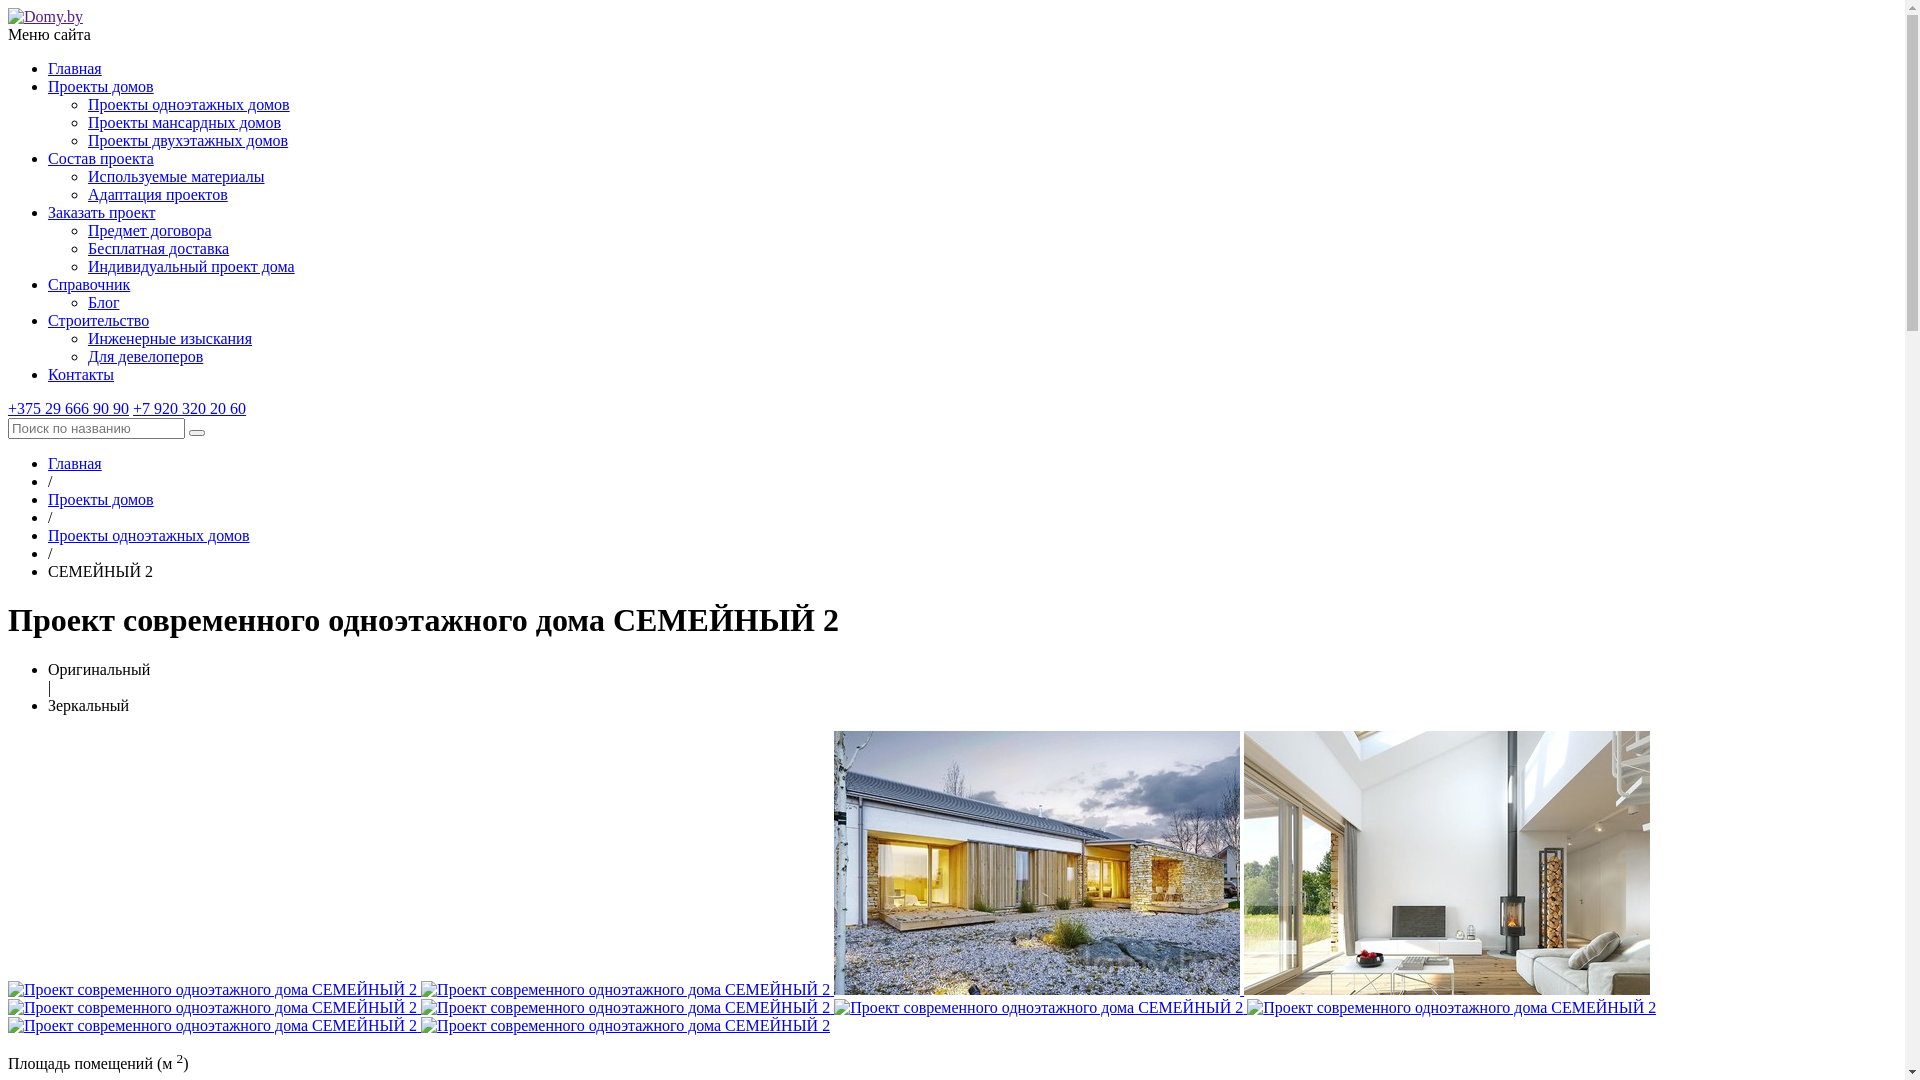  I want to click on '+375 29 666 90 90', so click(68, 407).